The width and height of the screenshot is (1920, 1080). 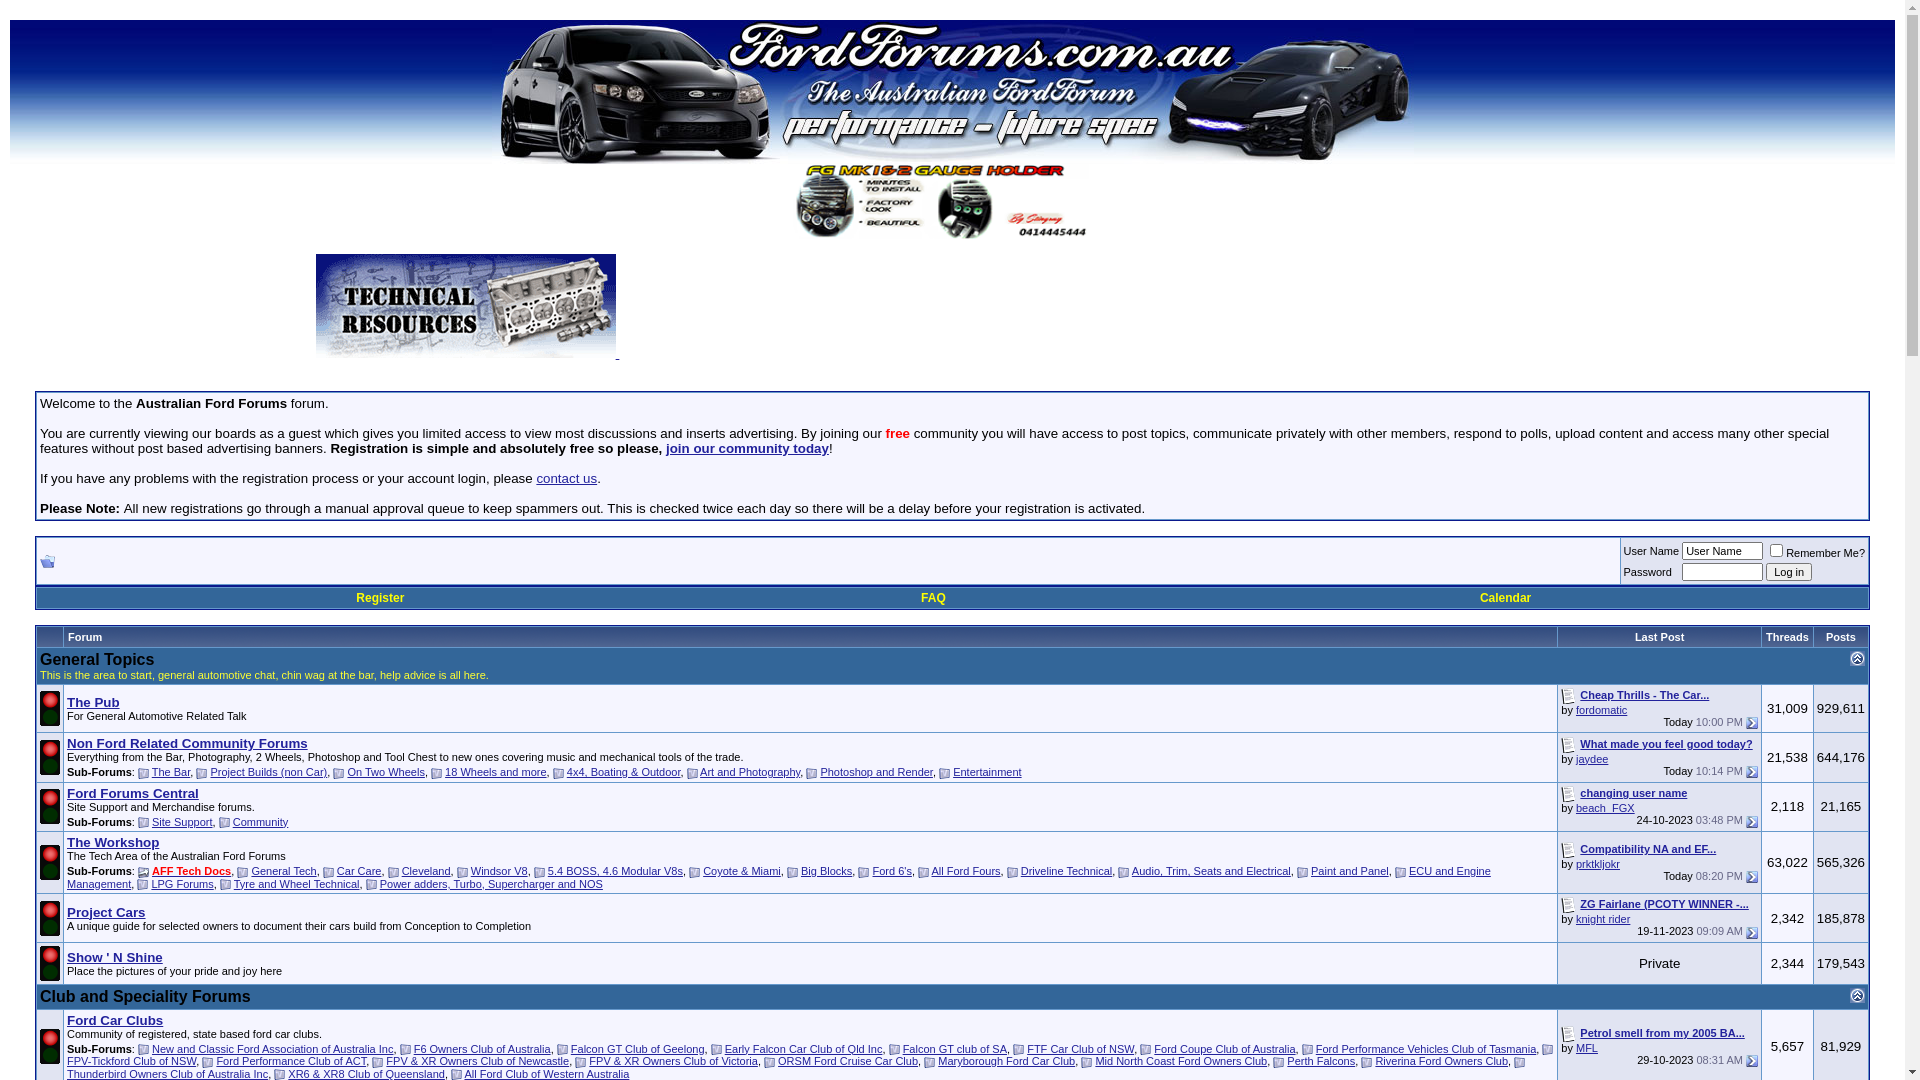 I want to click on 'Riverina Ford Owners Club', so click(x=1441, y=1059).